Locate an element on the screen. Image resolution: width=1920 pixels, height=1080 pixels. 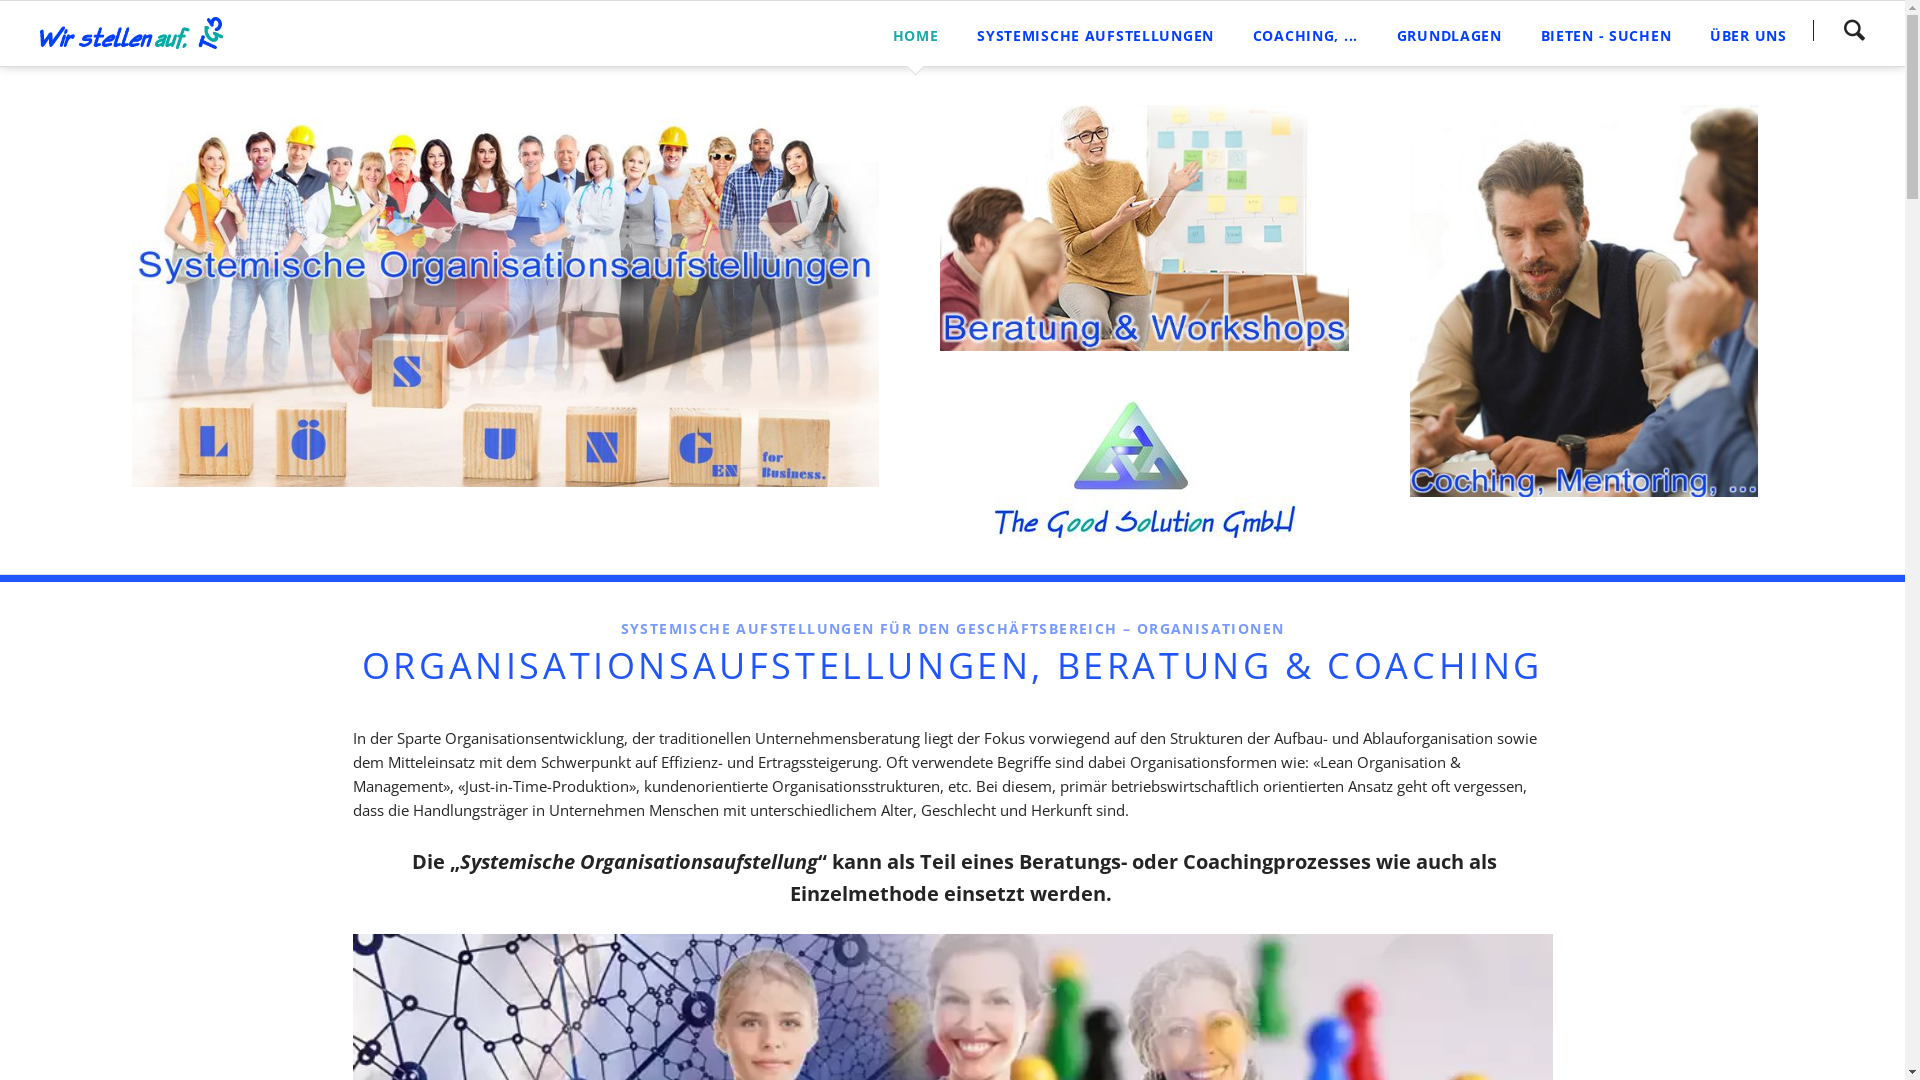
'COACHING, ...' is located at coordinates (1305, 33).